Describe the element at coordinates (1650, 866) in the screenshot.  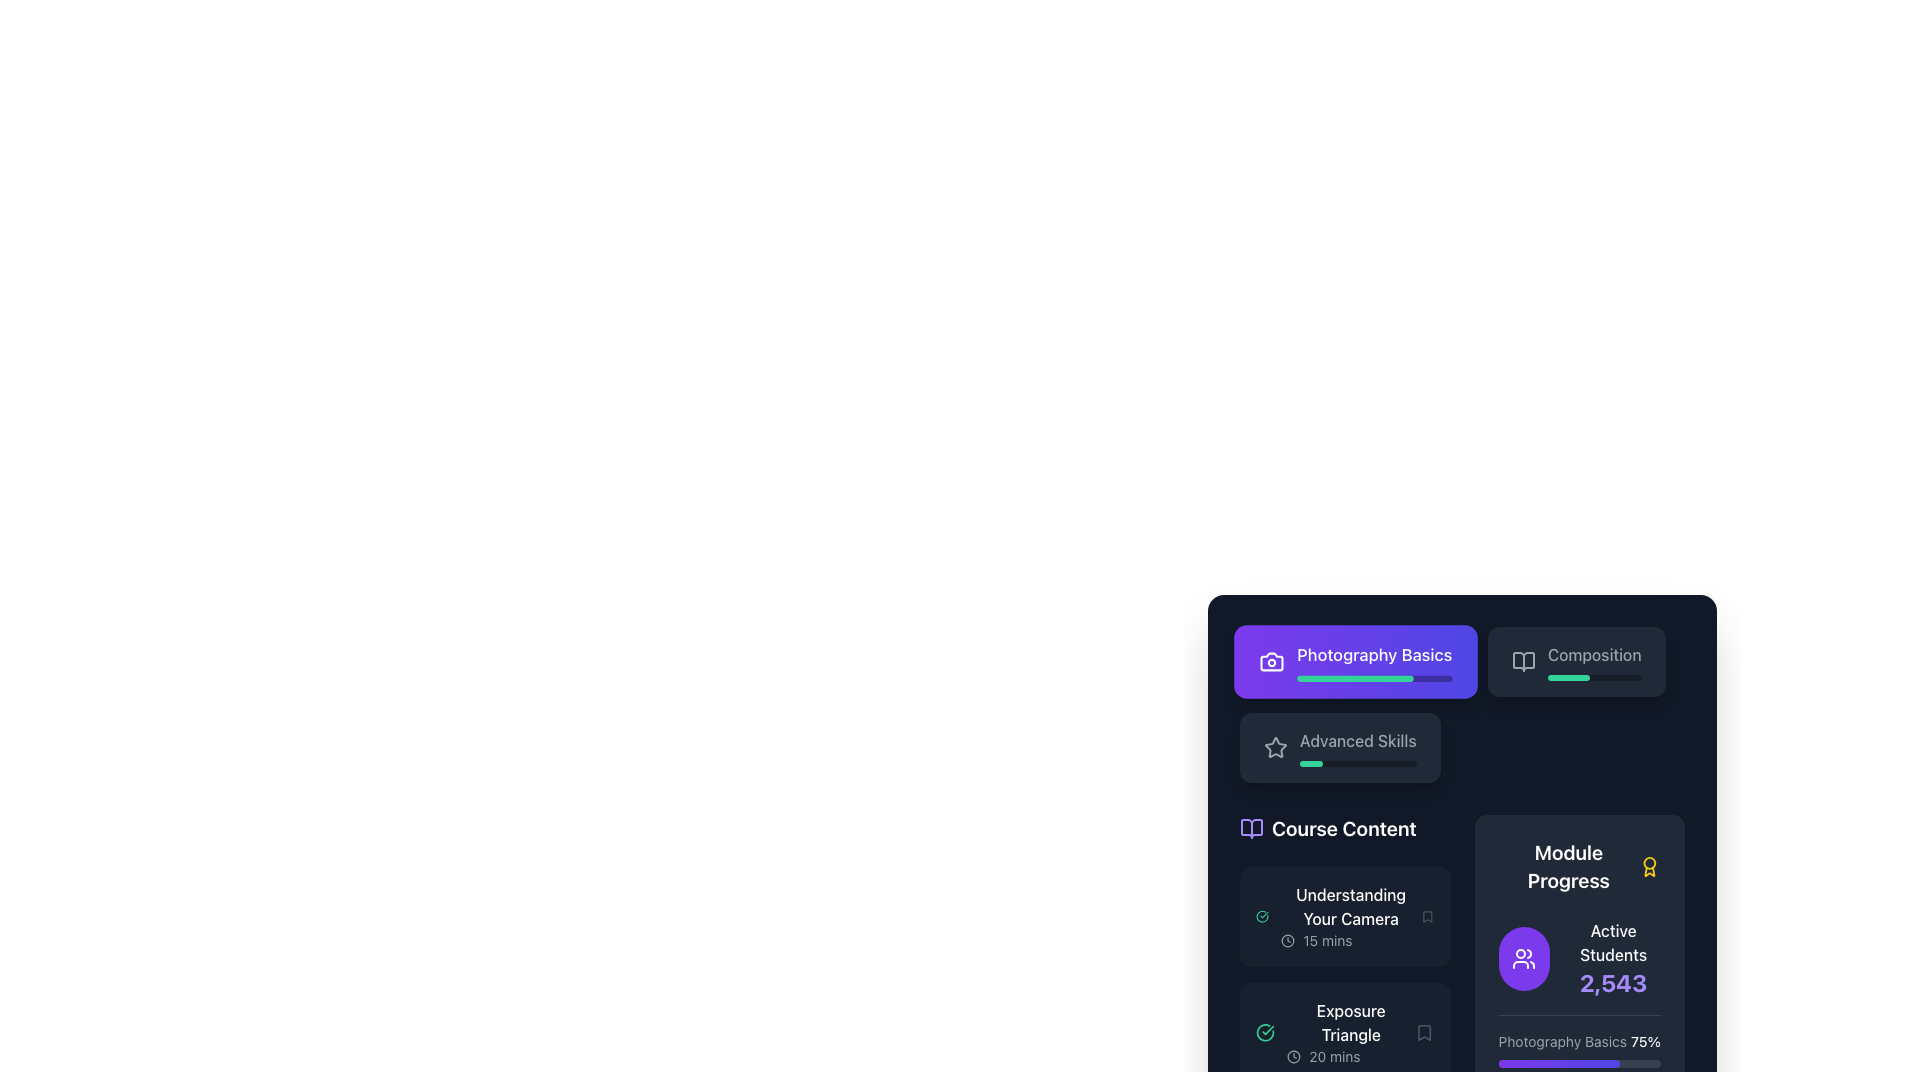
I see `the award icon representing module progress, located to the right of the 'Module Progress' title text` at that location.